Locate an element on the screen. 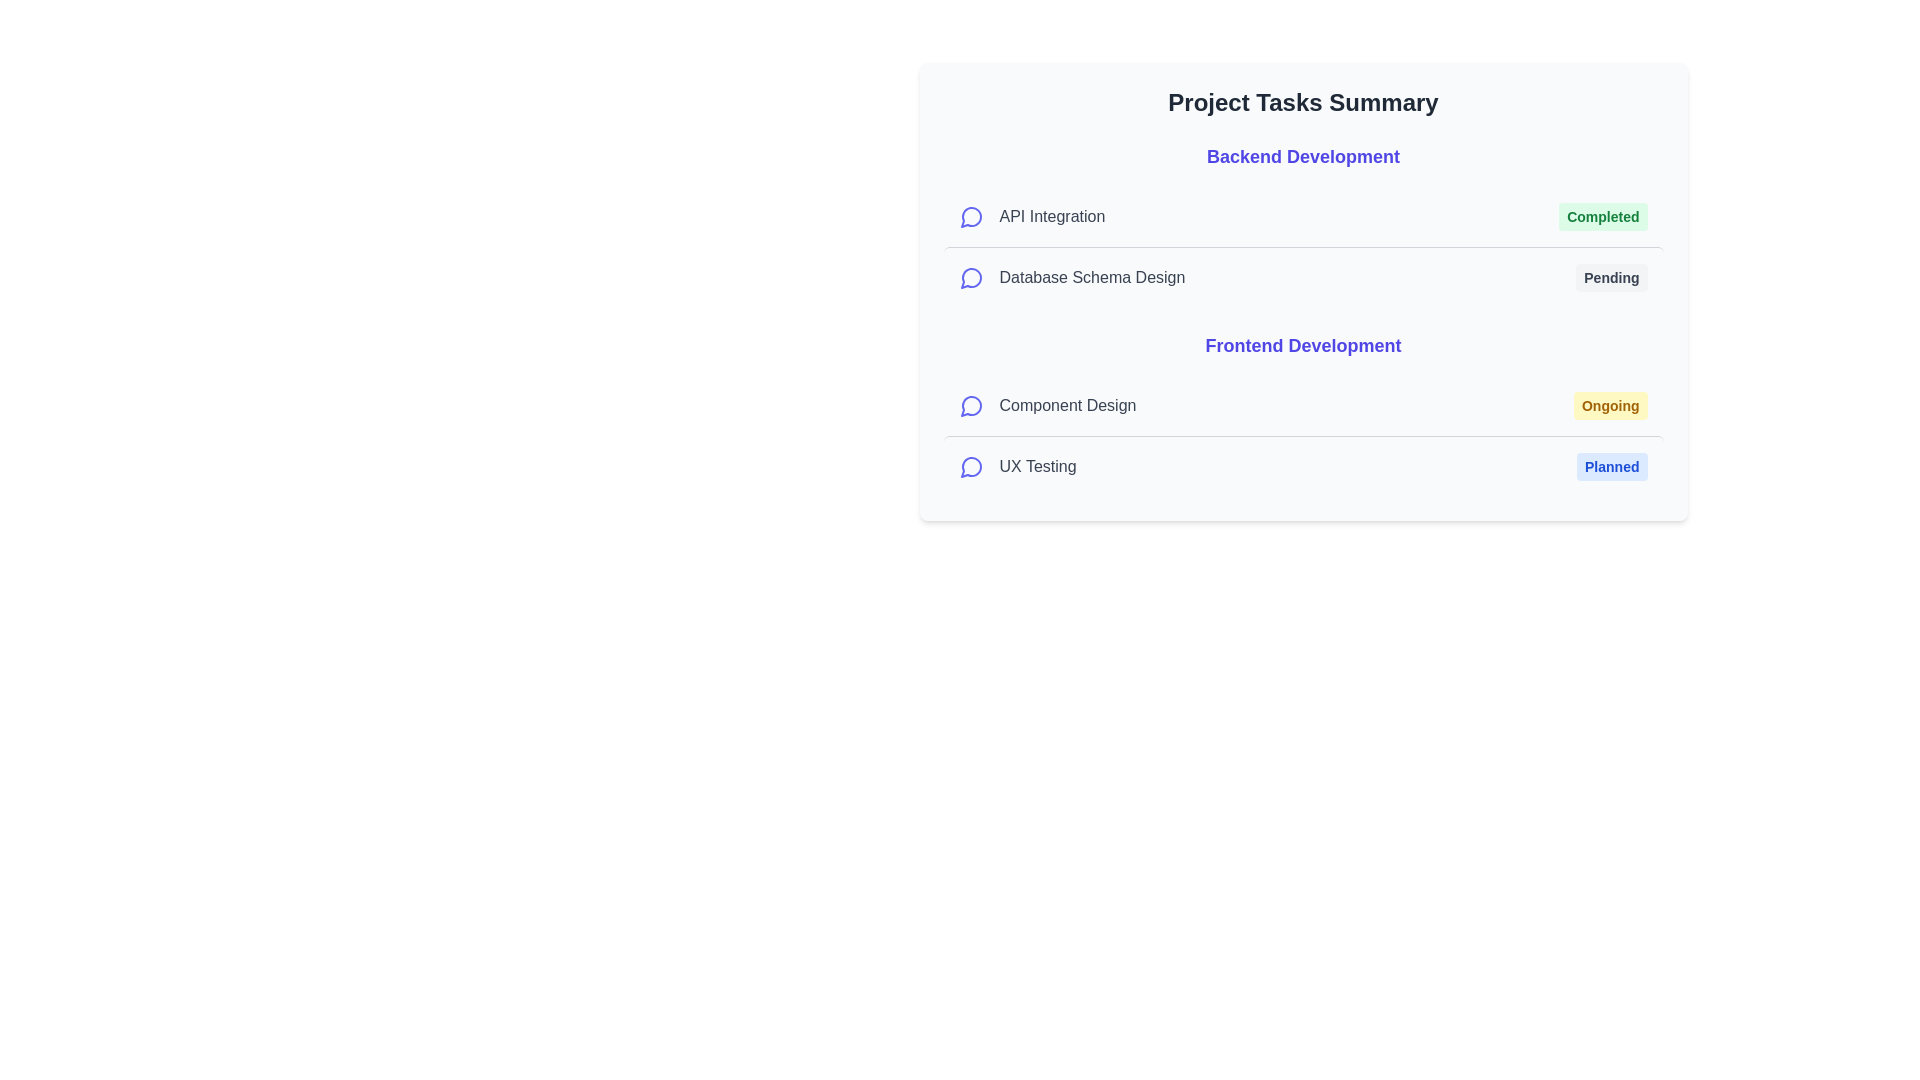 The width and height of the screenshot is (1920, 1080). the section labeled 'Backend Development' that summarizes the tasks 'API Integration' (Completed) and 'Database Schema Design' (Pending), located under 'Project Tasks Summary' and above 'Frontend Development' is located at coordinates (1303, 225).